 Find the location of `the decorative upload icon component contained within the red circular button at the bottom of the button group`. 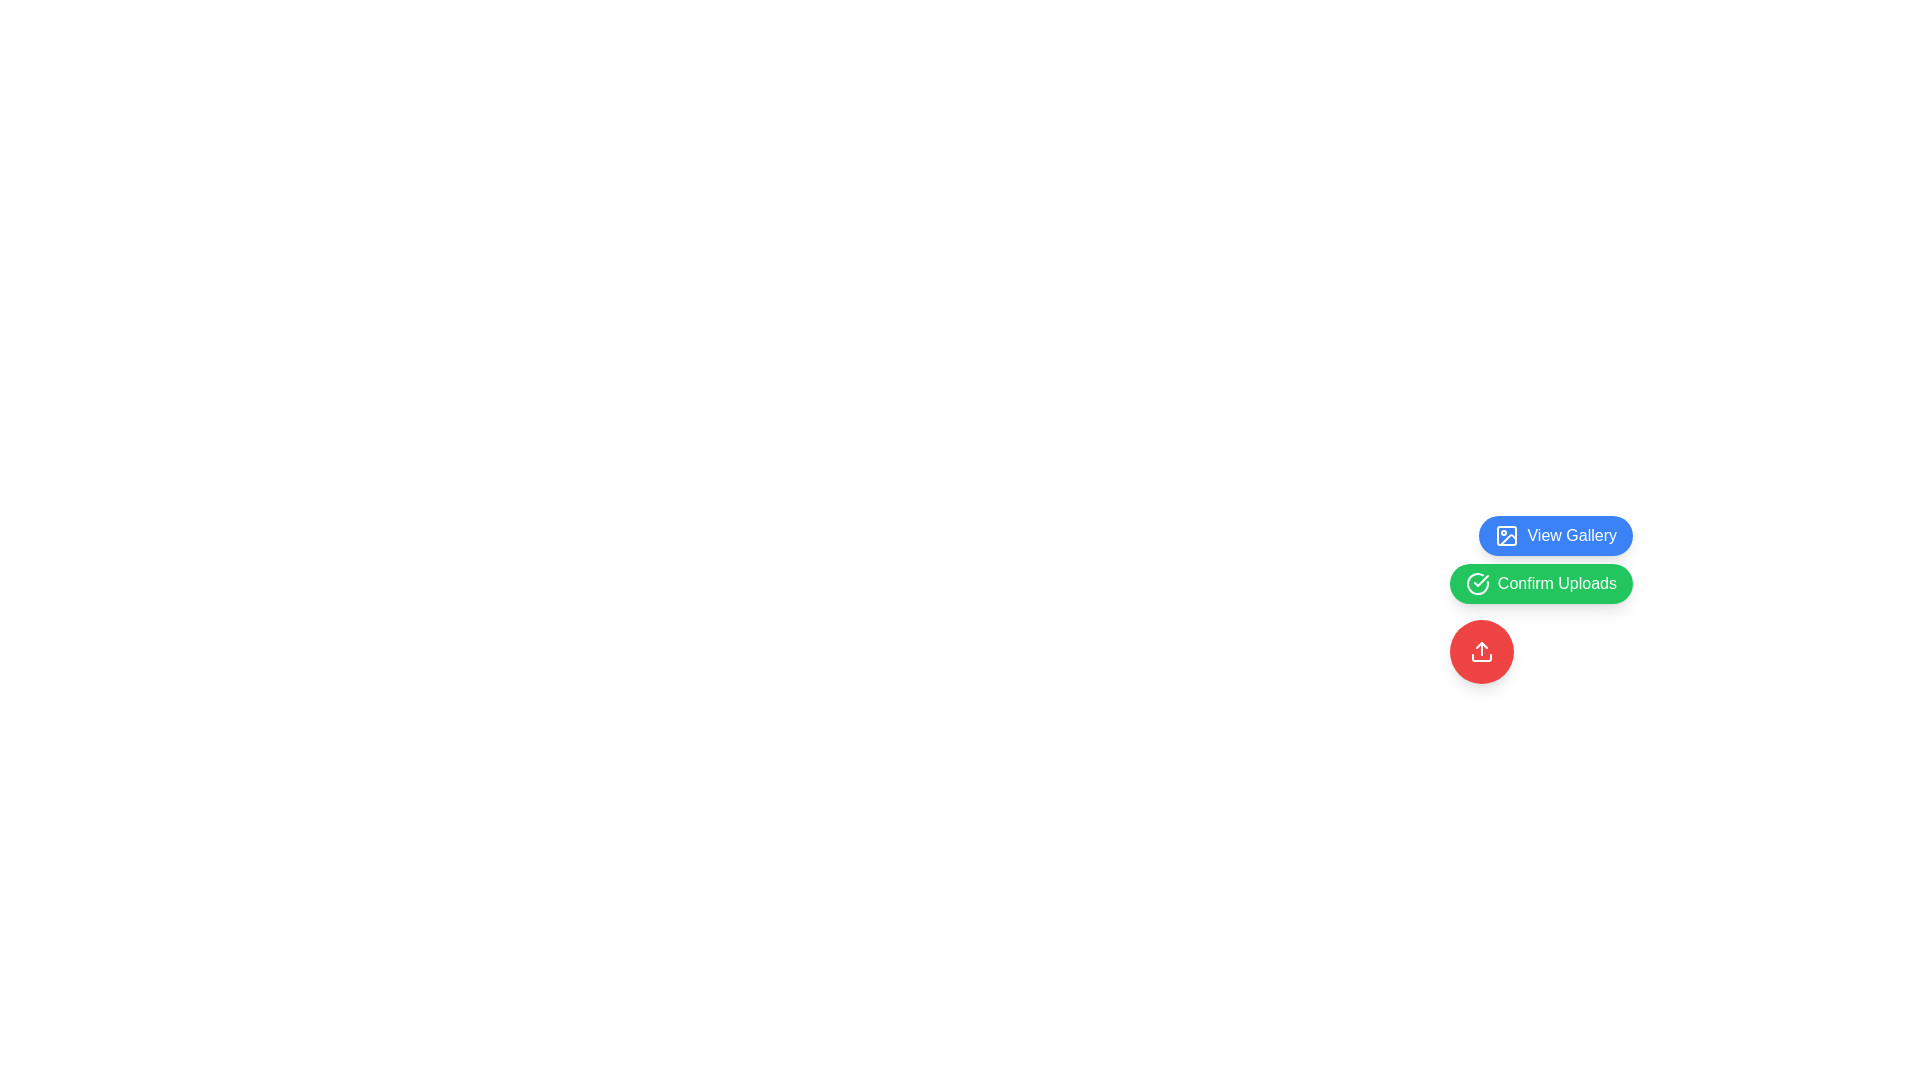

the decorative upload icon component contained within the red circular button at the bottom of the button group is located at coordinates (1481, 658).